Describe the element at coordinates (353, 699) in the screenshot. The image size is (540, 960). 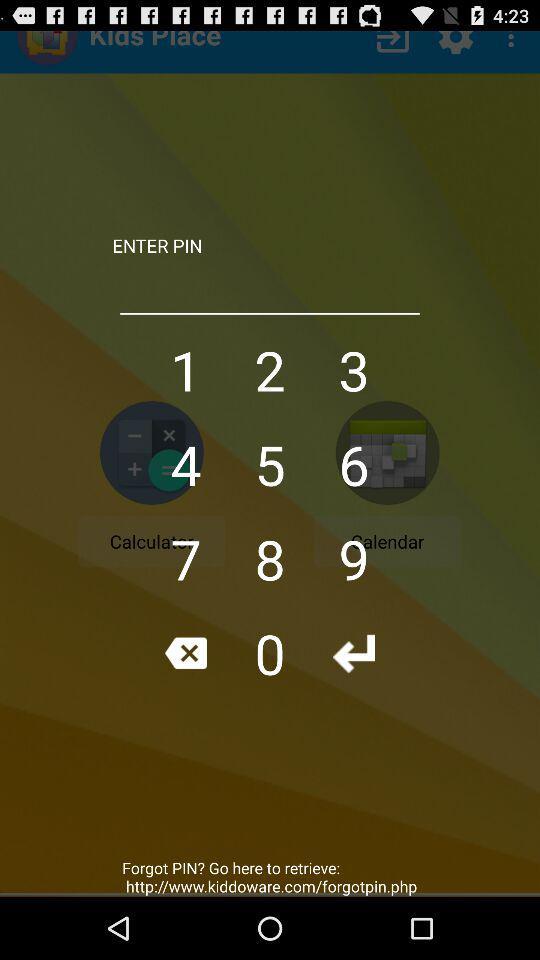
I see `the arrow_backward icon` at that location.